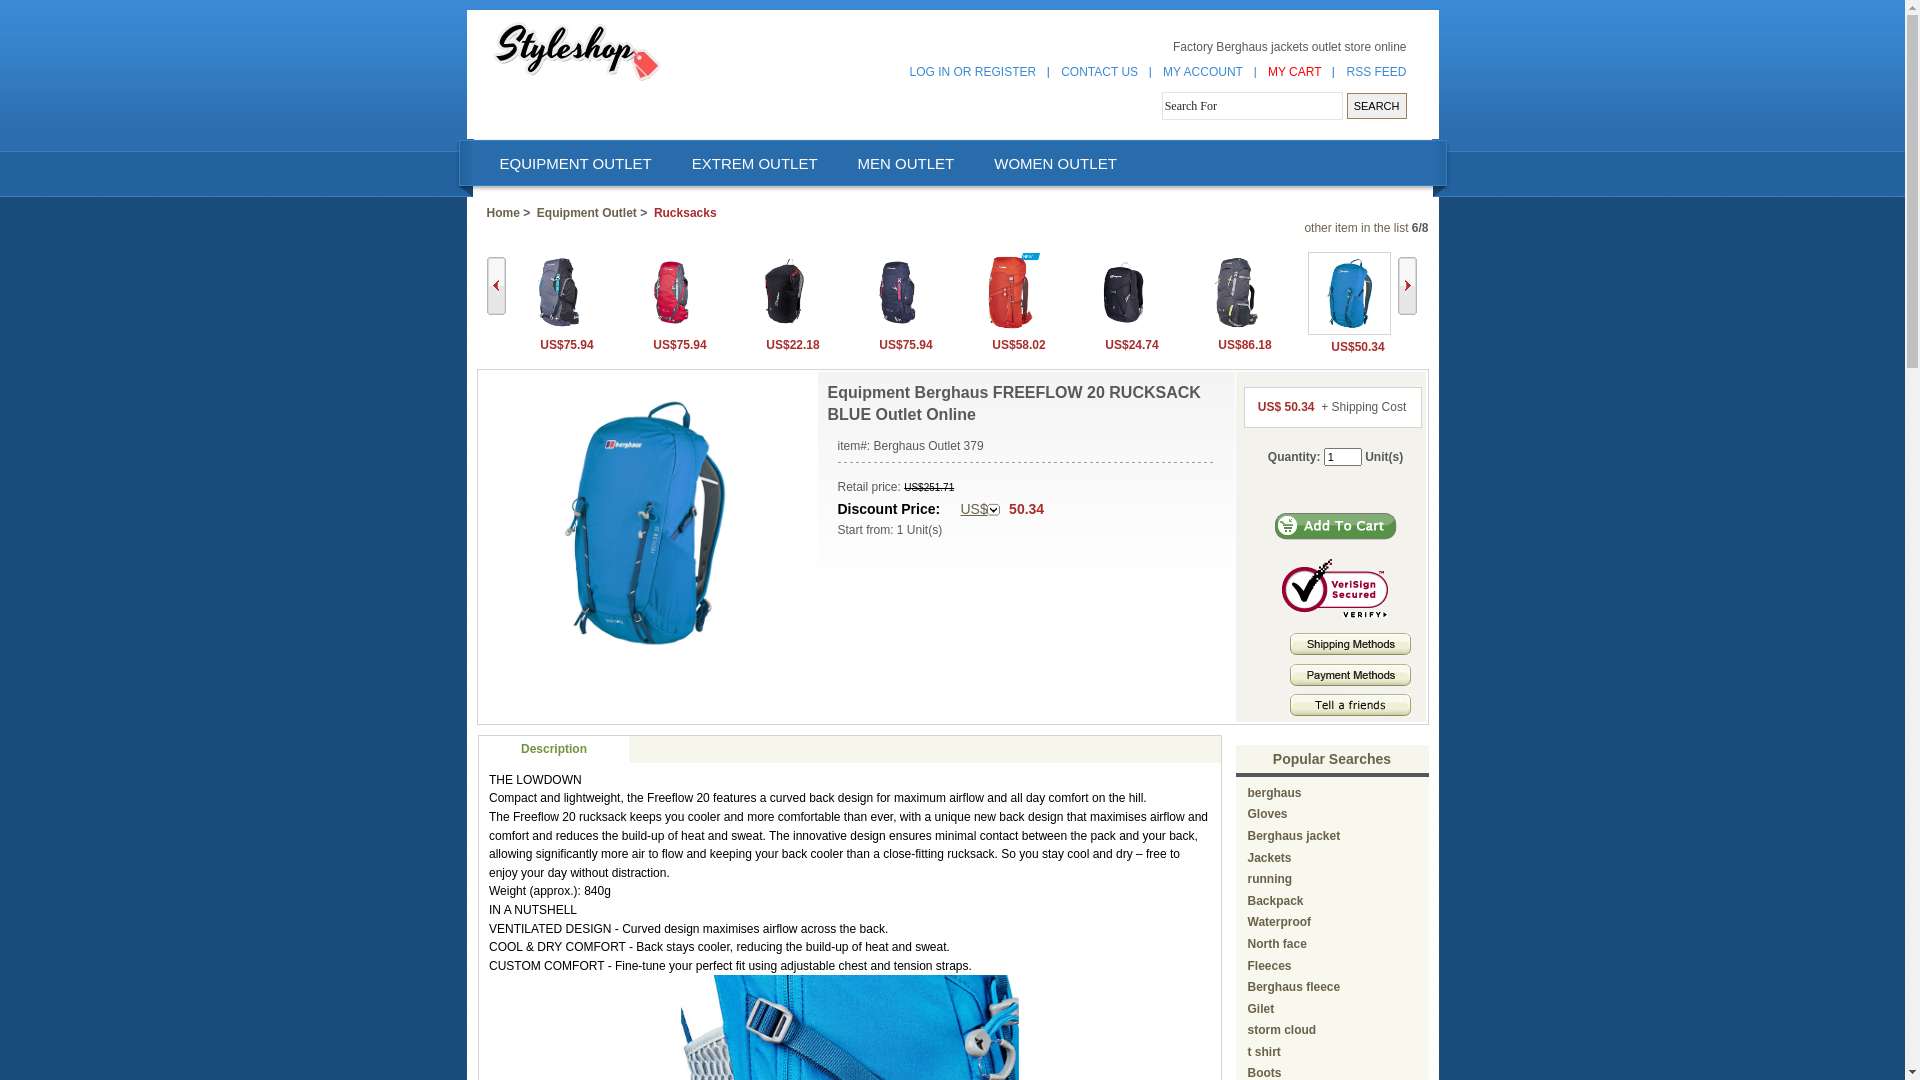 The height and width of the screenshot is (1080, 1920). I want to click on 'Berghaus jacket', so click(1294, 836).